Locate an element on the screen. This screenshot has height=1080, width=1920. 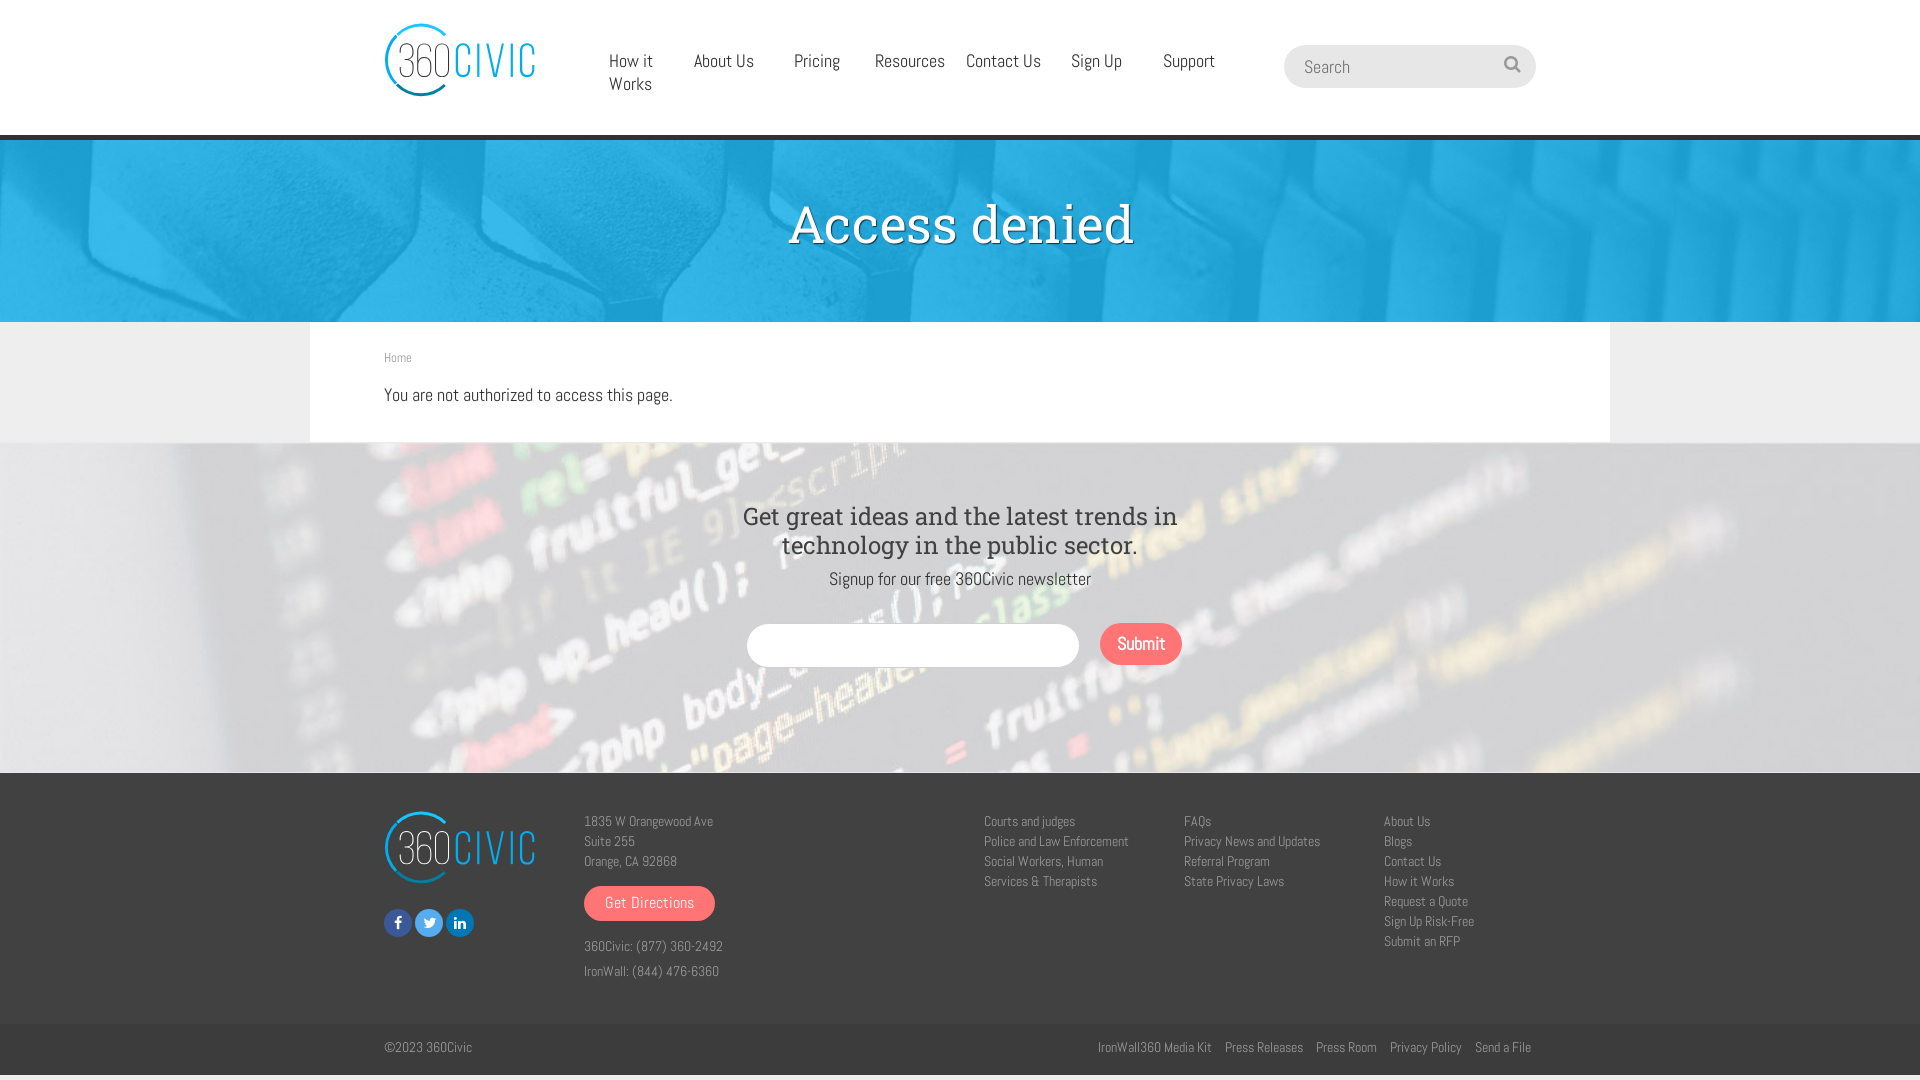
'Press Releases' is located at coordinates (1223, 1045).